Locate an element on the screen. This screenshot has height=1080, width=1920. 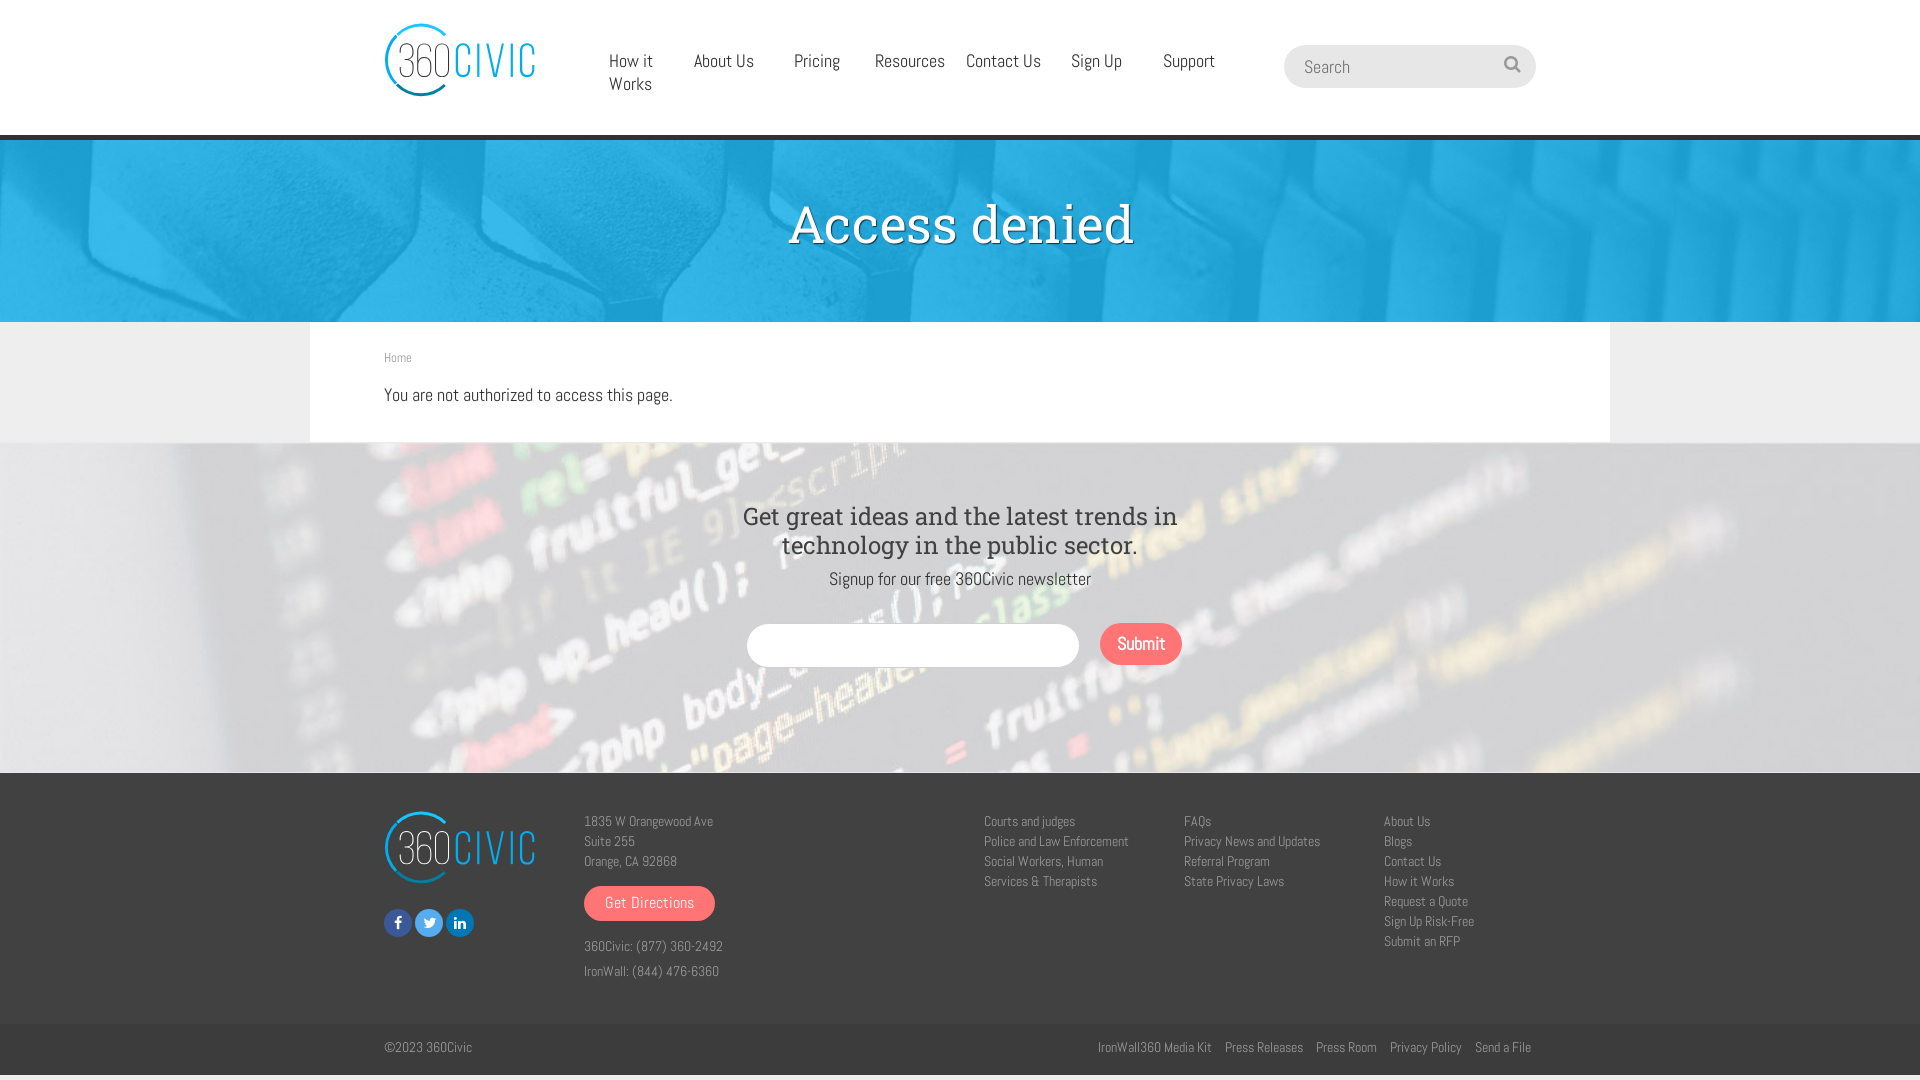
'Press Releases' is located at coordinates (1223, 1045).